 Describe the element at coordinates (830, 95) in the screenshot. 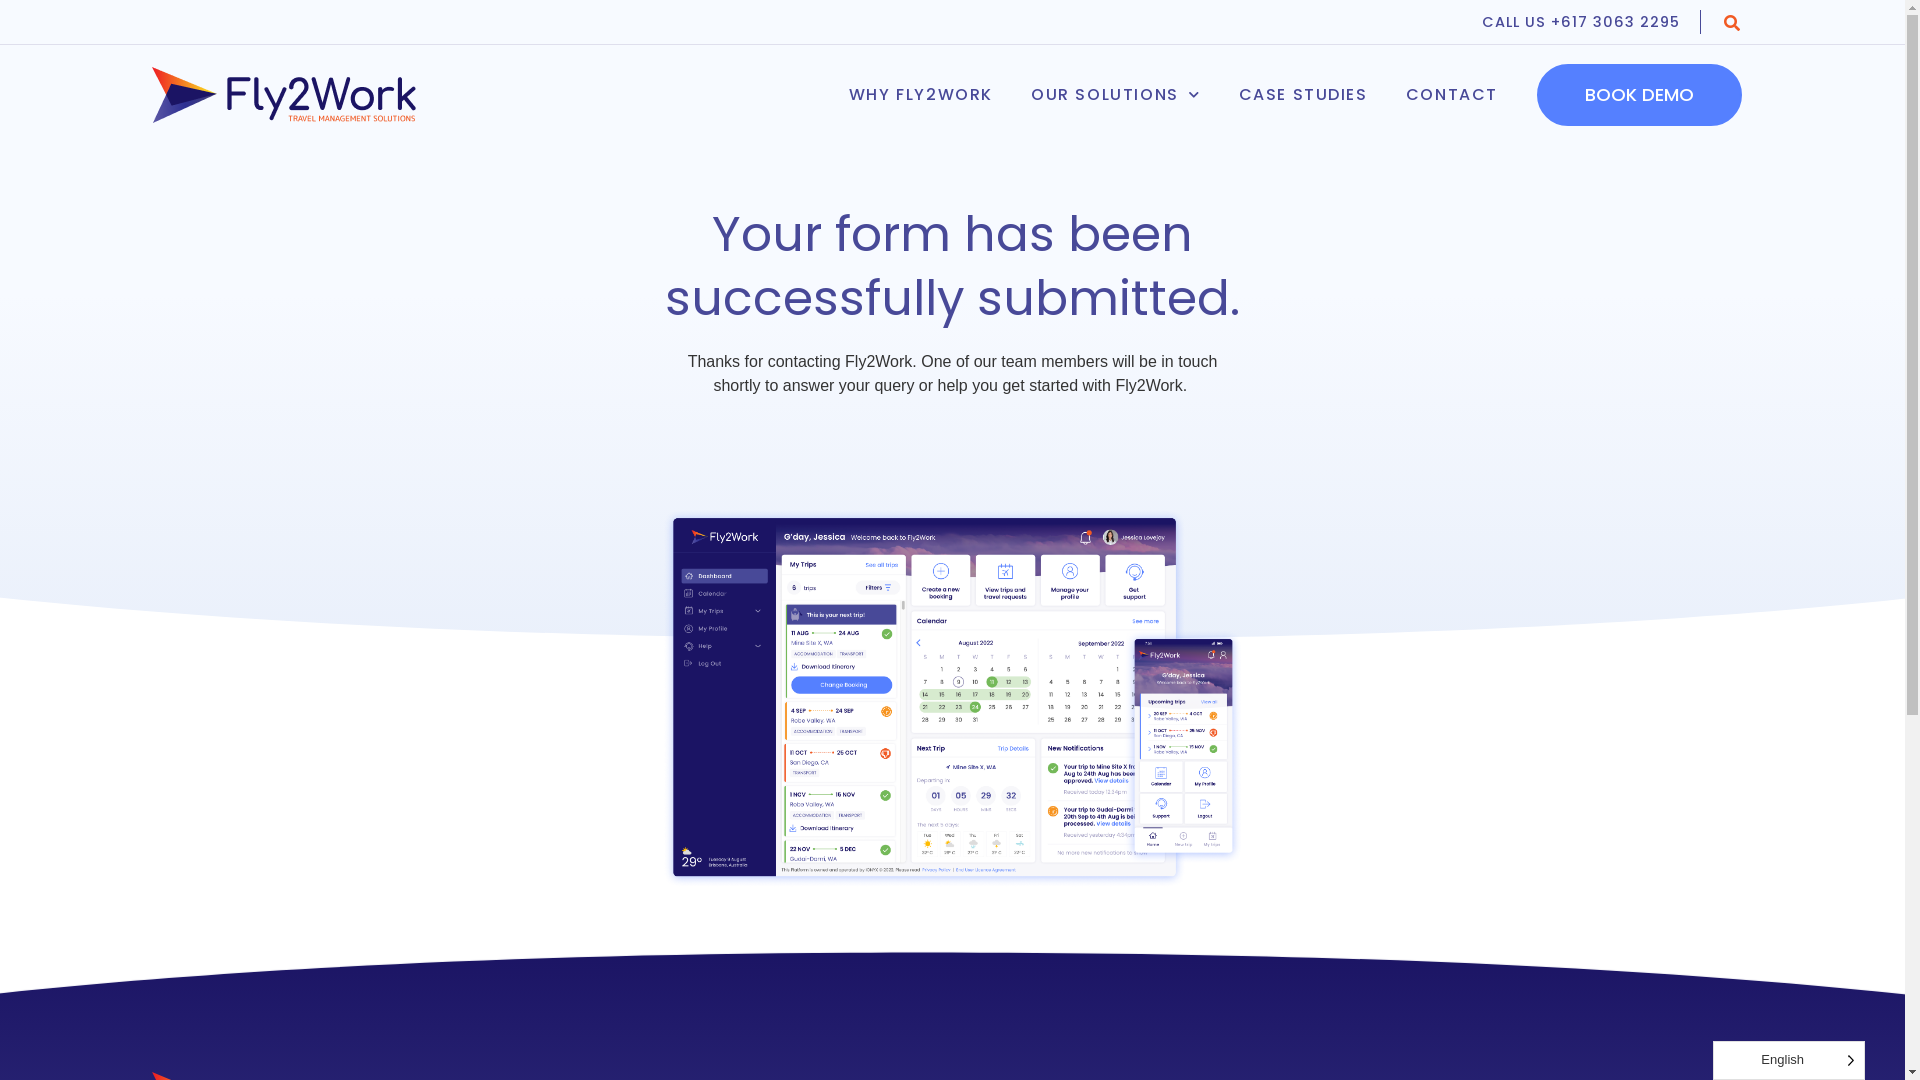

I see `'WHY FLY2WORK'` at that location.